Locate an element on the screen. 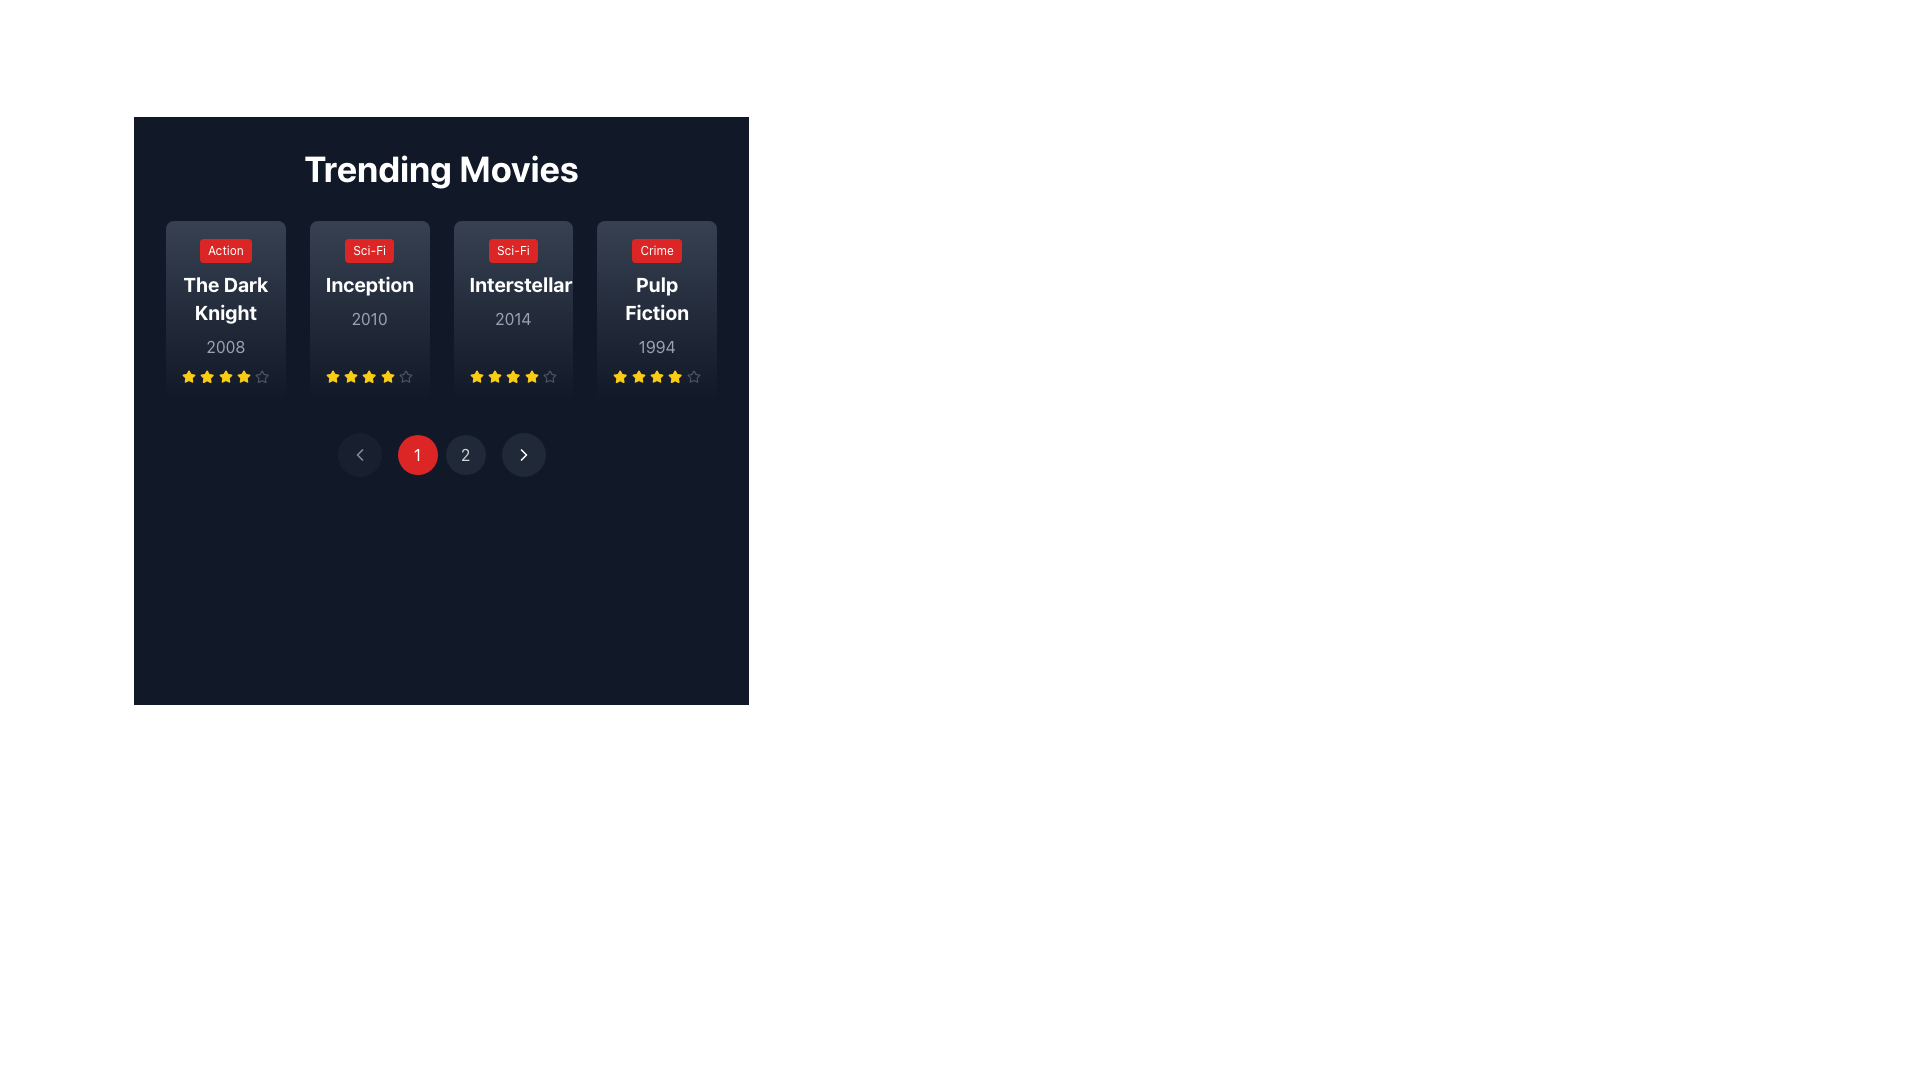 This screenshot has width=1920, height=1080. the pagination control button located centrally below a list of content cards is located at coordinates (359, 454).